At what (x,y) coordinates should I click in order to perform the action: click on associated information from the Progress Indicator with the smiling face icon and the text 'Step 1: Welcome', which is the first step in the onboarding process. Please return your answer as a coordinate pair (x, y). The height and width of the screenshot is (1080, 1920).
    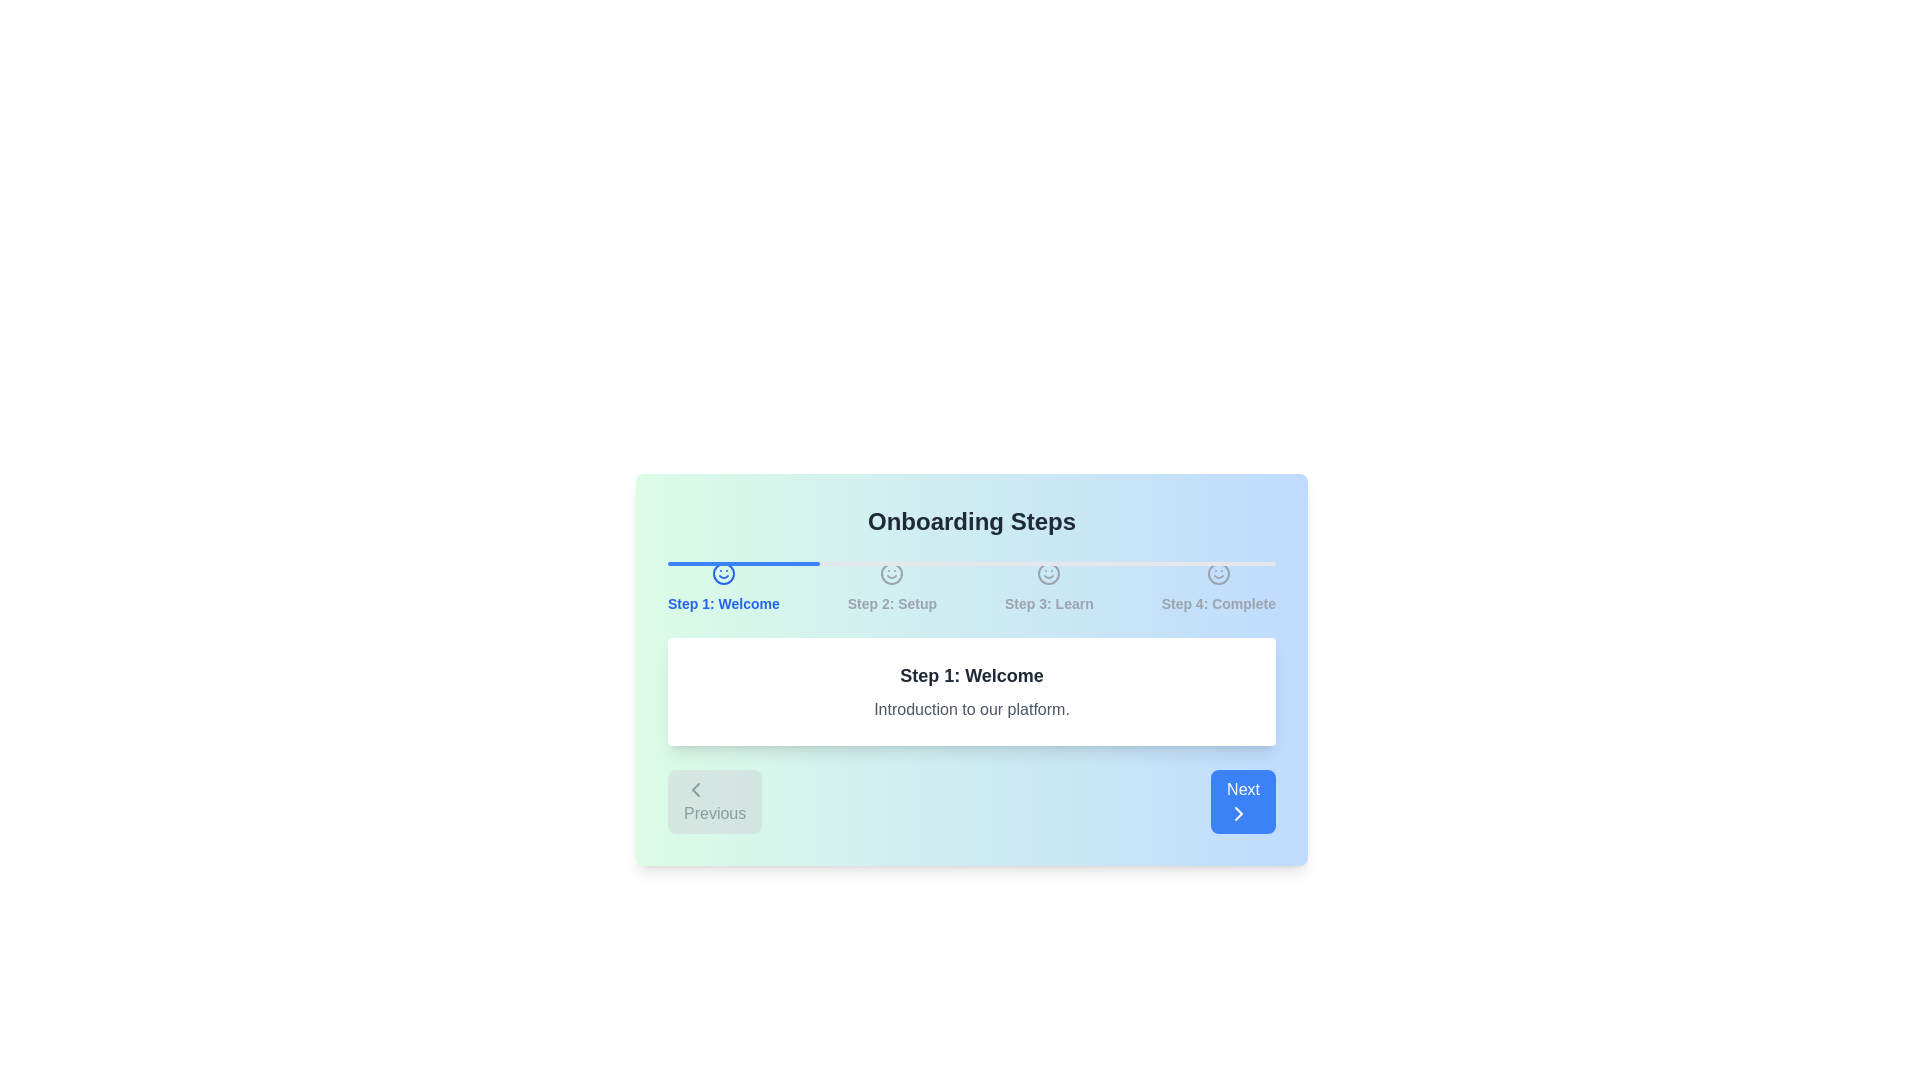
    Looking at the image, I should click on (722, 586).